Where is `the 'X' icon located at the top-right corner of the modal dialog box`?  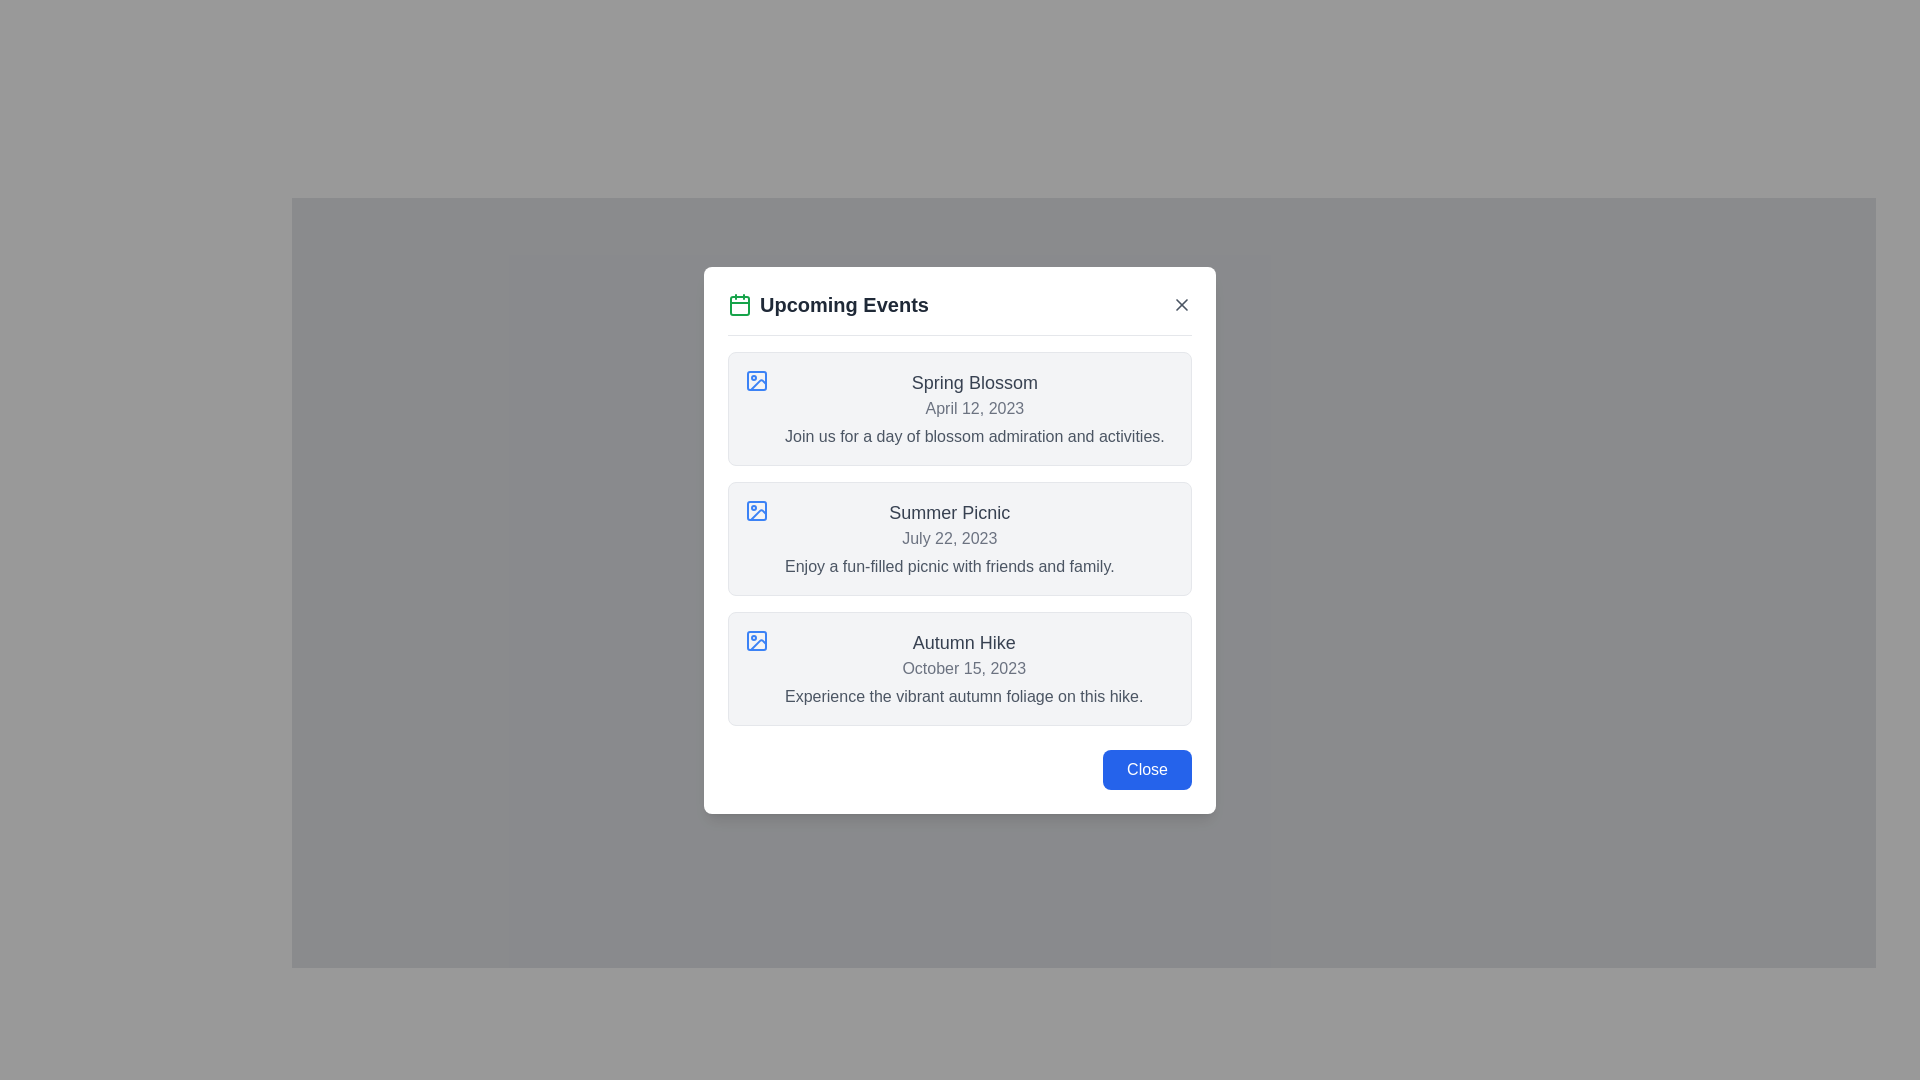 the 'X' icon located at the top-right corner of the modal dialog box is located at coordinates (1181, 304).